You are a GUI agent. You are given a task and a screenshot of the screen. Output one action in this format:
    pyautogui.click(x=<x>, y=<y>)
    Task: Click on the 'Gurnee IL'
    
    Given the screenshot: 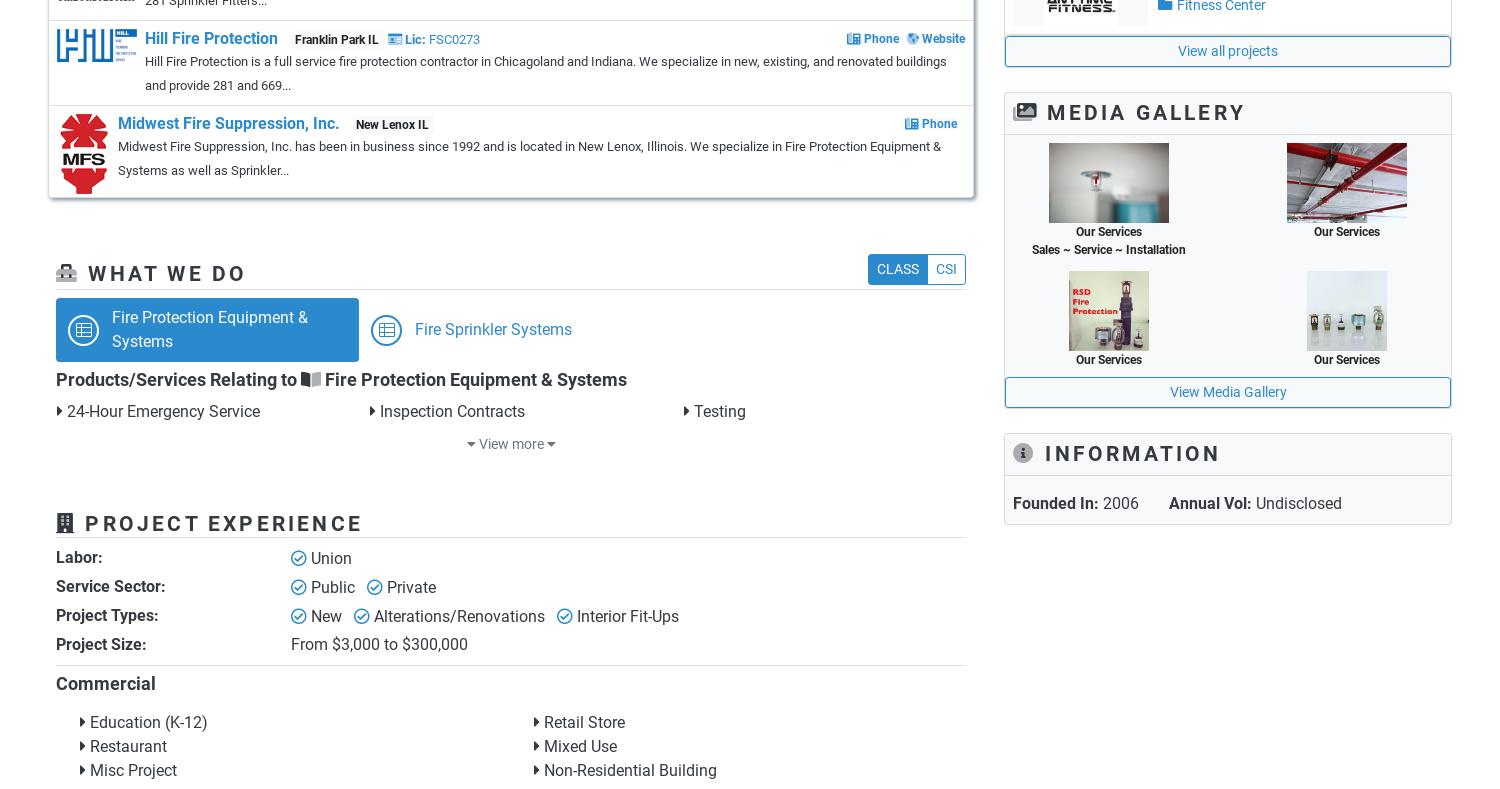 What is the action you would take?
    pyautogui.click(x=453, y=221)
    